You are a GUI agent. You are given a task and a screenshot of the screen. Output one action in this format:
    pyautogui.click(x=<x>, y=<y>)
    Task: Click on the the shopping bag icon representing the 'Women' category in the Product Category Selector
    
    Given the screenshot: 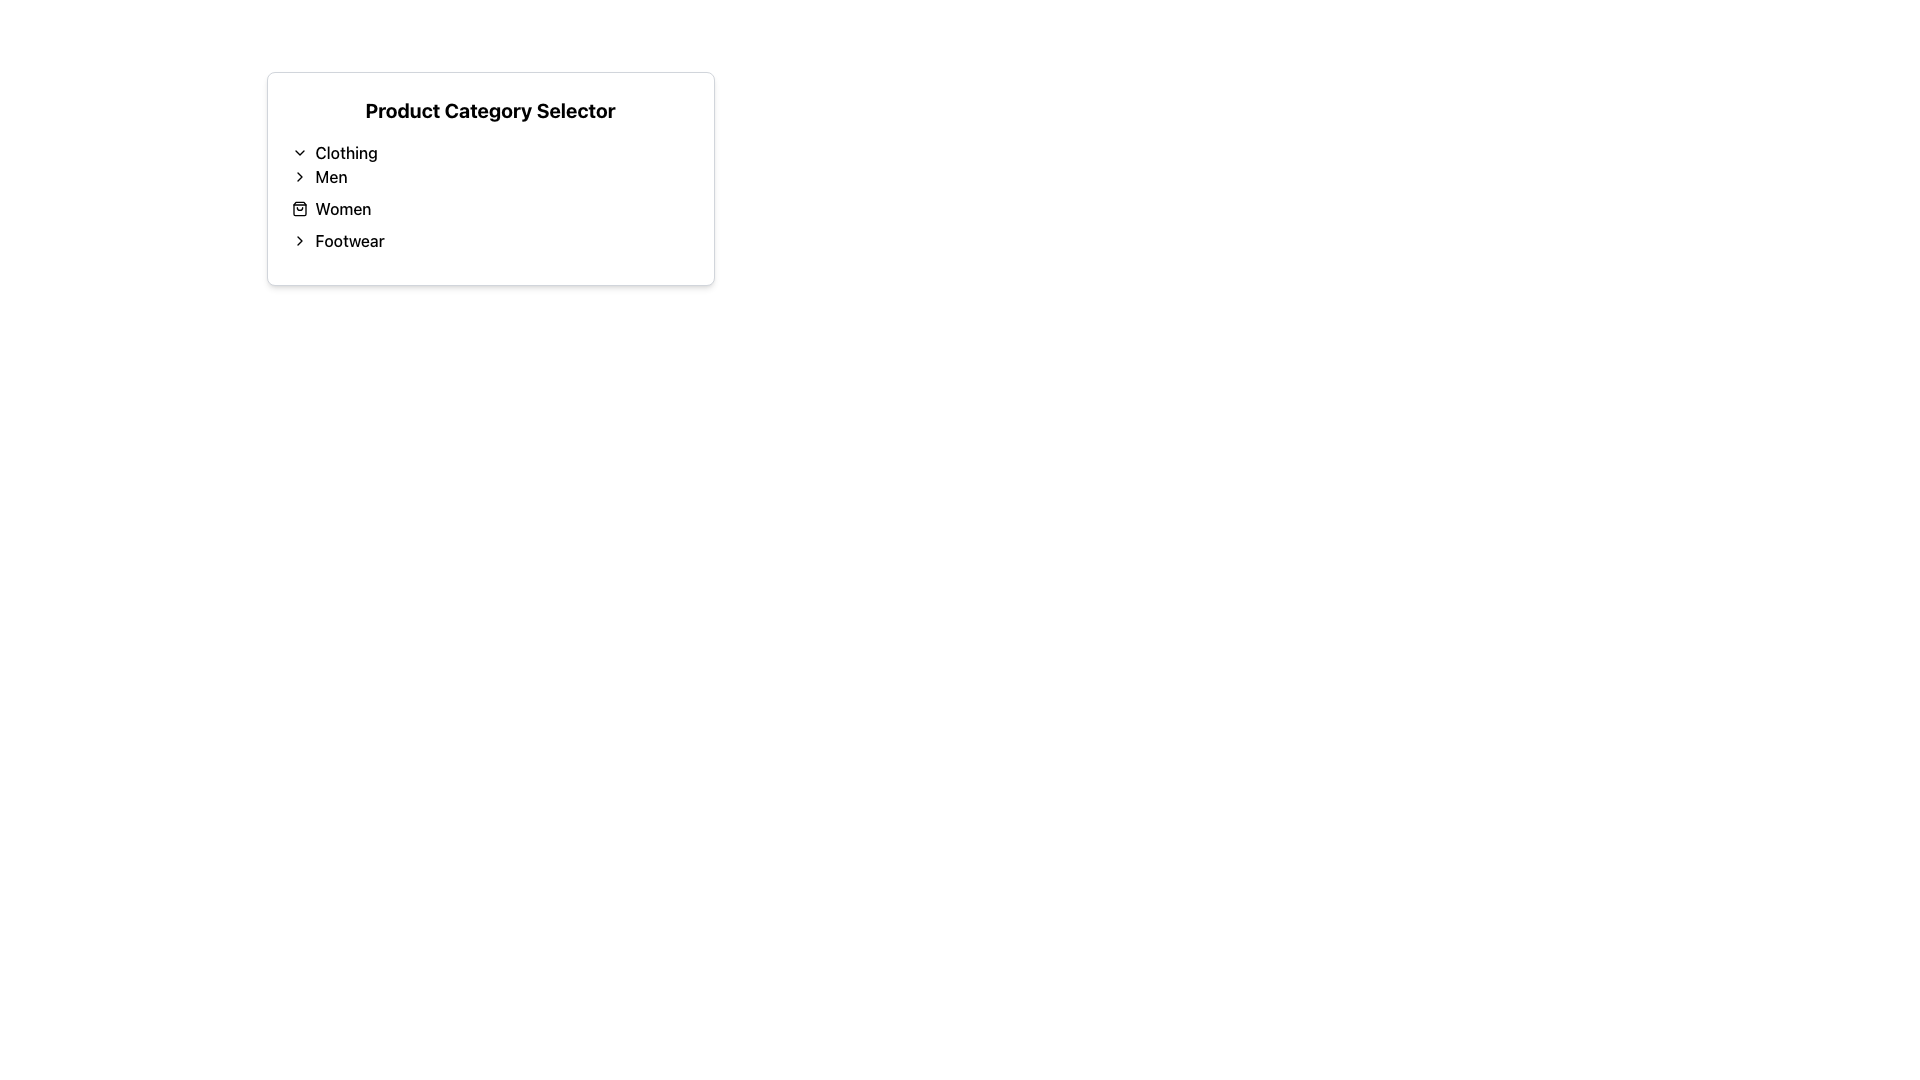 What is the action you would take?
    pyautogui.click(x=298, y=208)
    